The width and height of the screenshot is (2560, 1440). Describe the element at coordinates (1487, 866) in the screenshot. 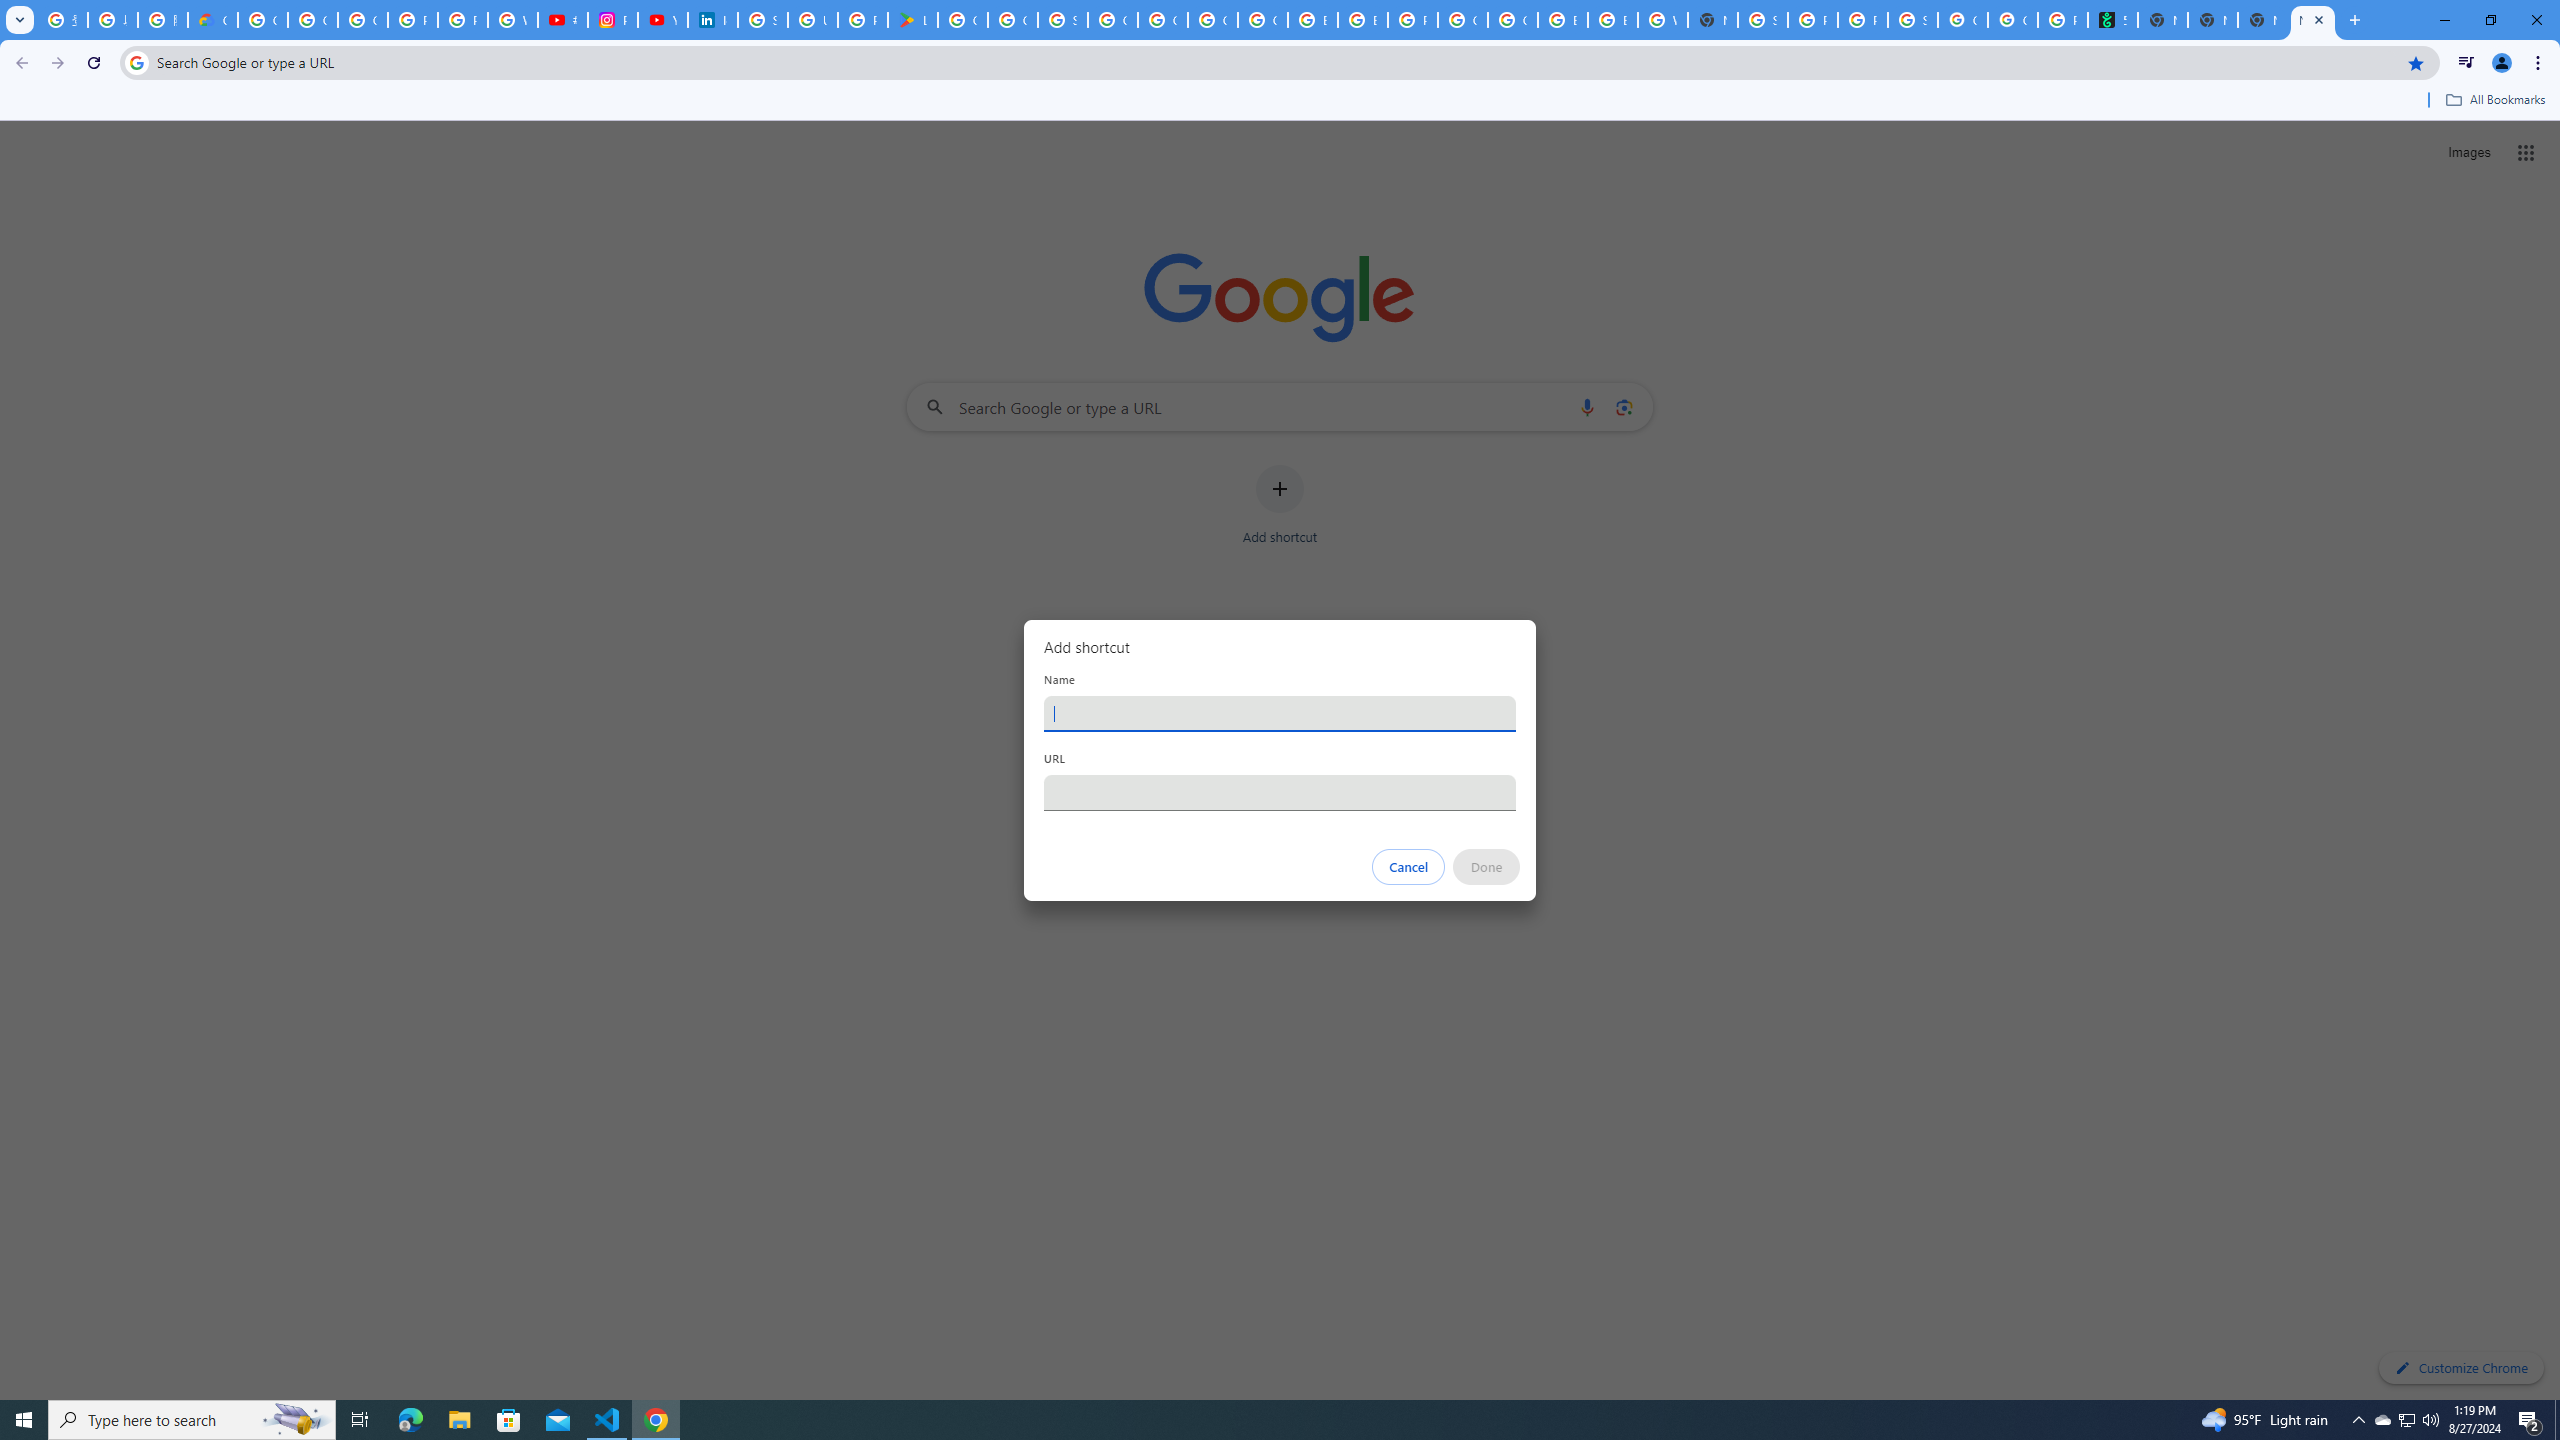

I see `'Done'` at that location.